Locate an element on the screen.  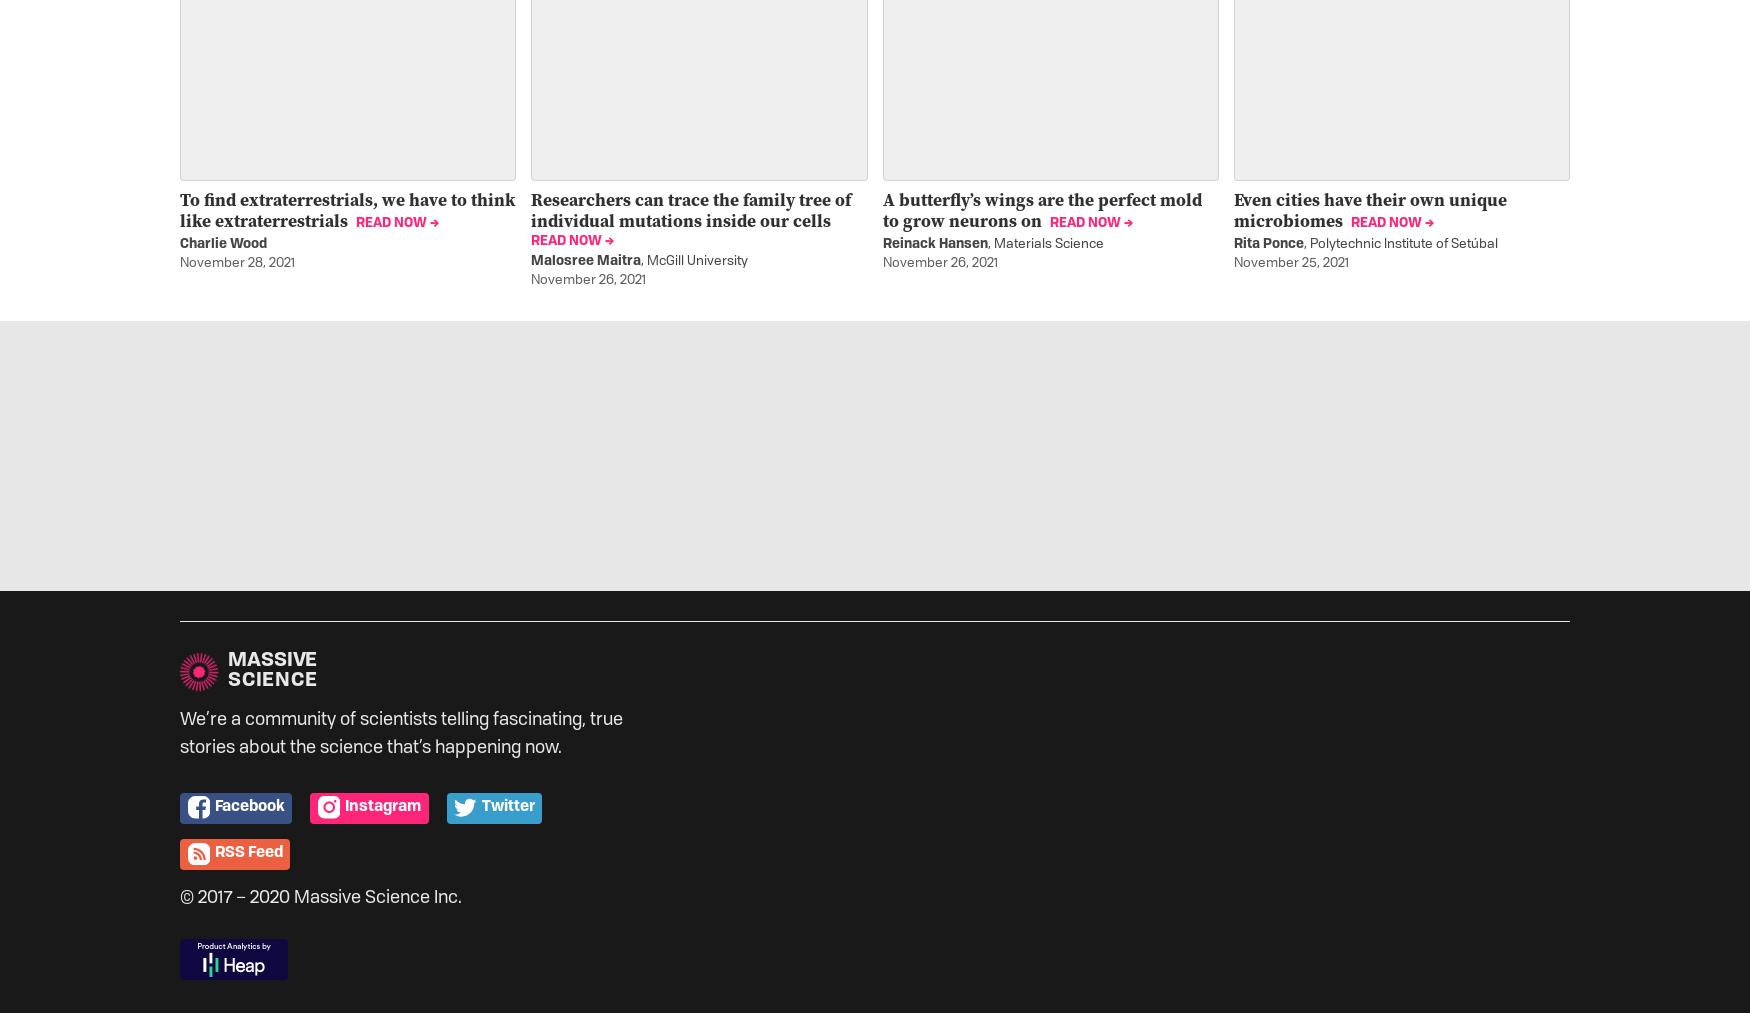
'Science' is located at coordinates (271, 679).